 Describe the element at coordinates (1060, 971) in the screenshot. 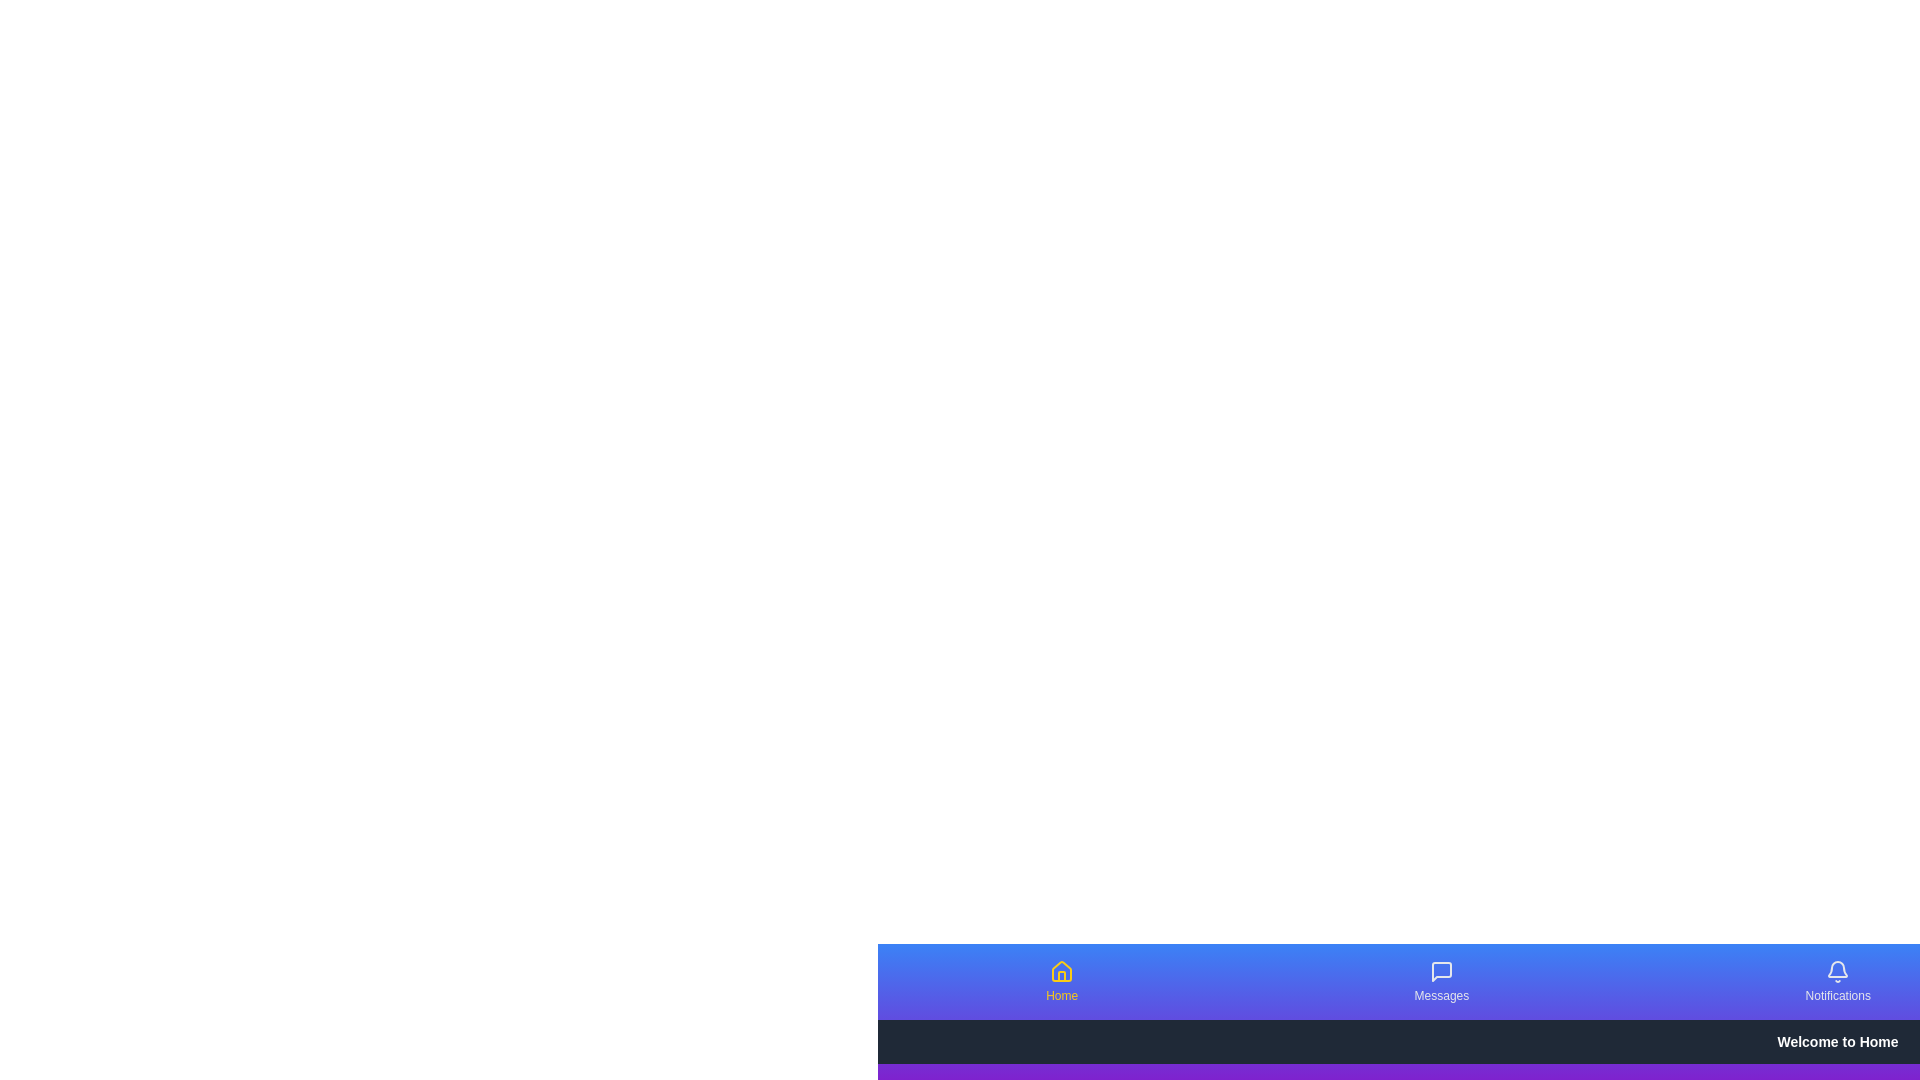

I see `the tab icon labeled Home` at that location.